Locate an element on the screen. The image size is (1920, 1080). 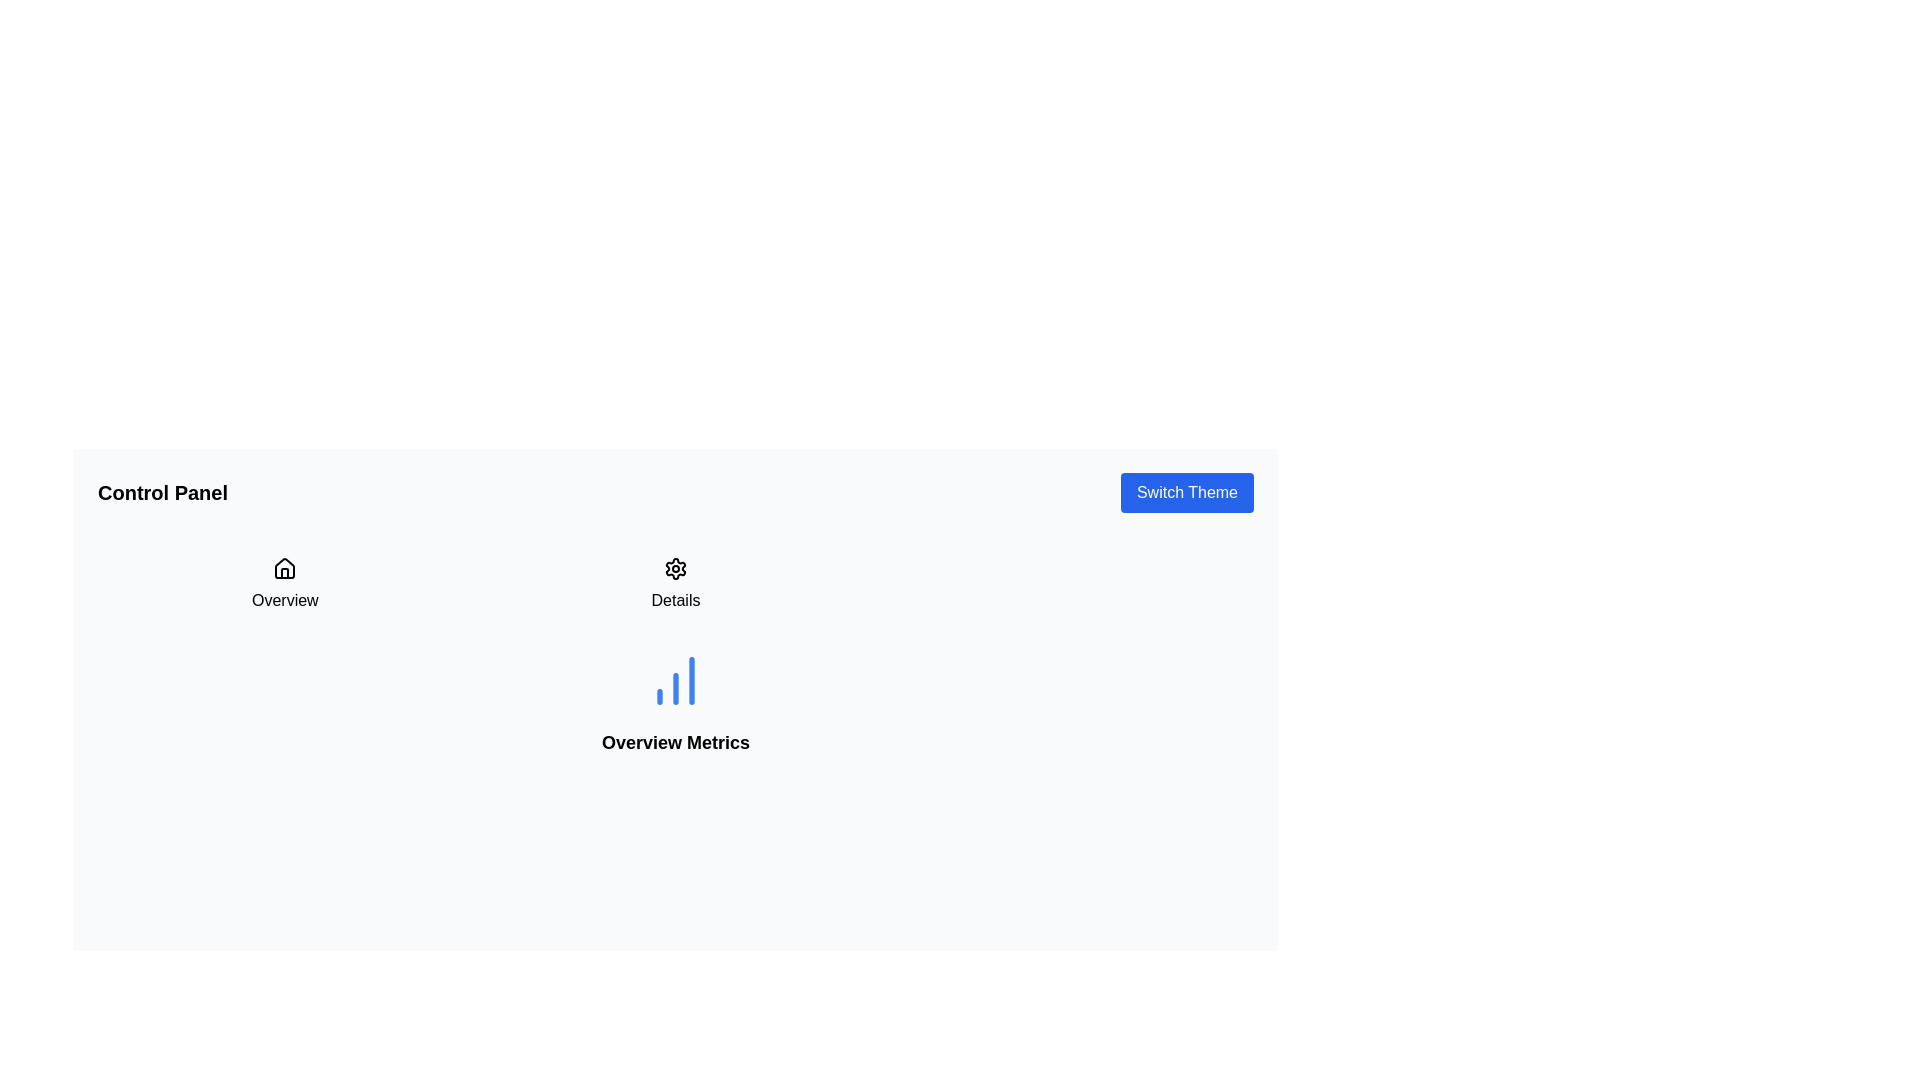
the prominent graphical icon representing the metrics overview, positioned directly above the text 'Overview Metrics' is located at coordinates (676, 680).